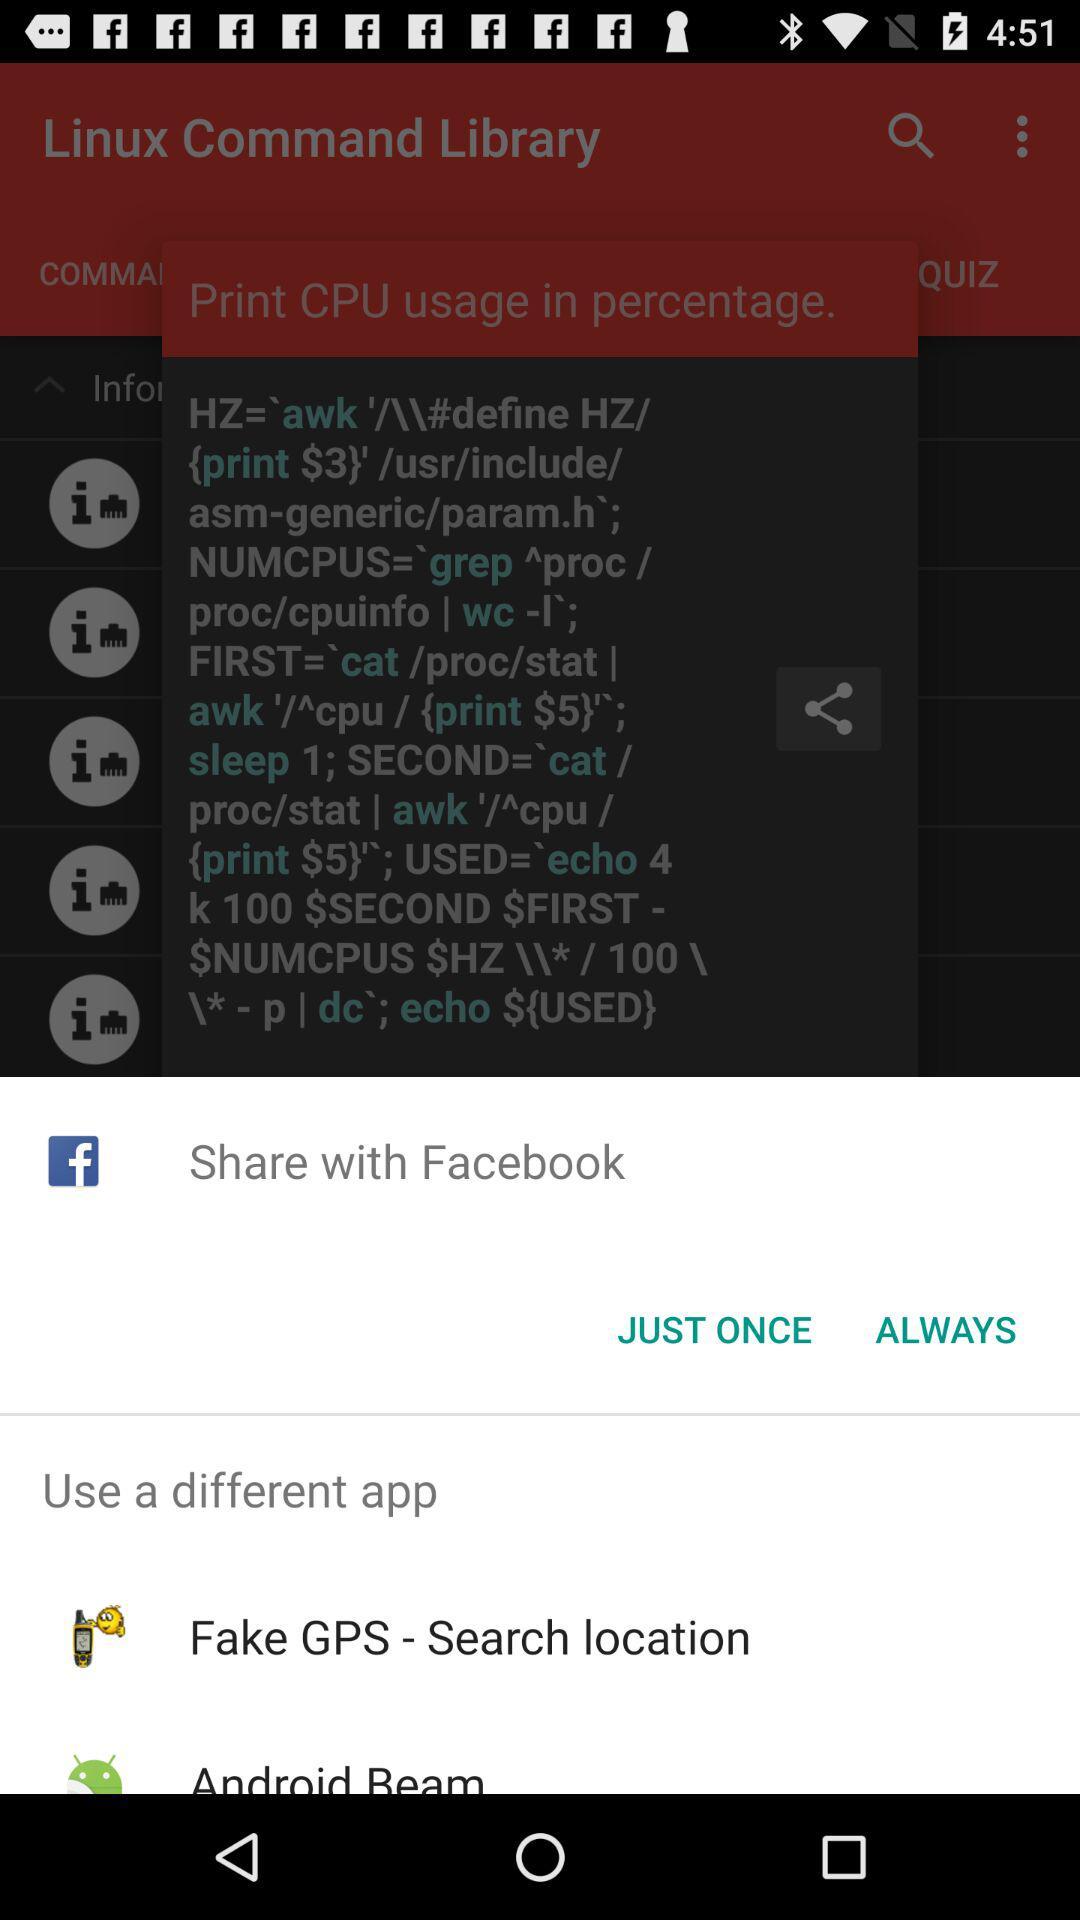 This screenshot has height=1920, width=1080. Describe the element at coordinates (945, 1329) in the screenshot. I see `button next to just once icon` at that location.